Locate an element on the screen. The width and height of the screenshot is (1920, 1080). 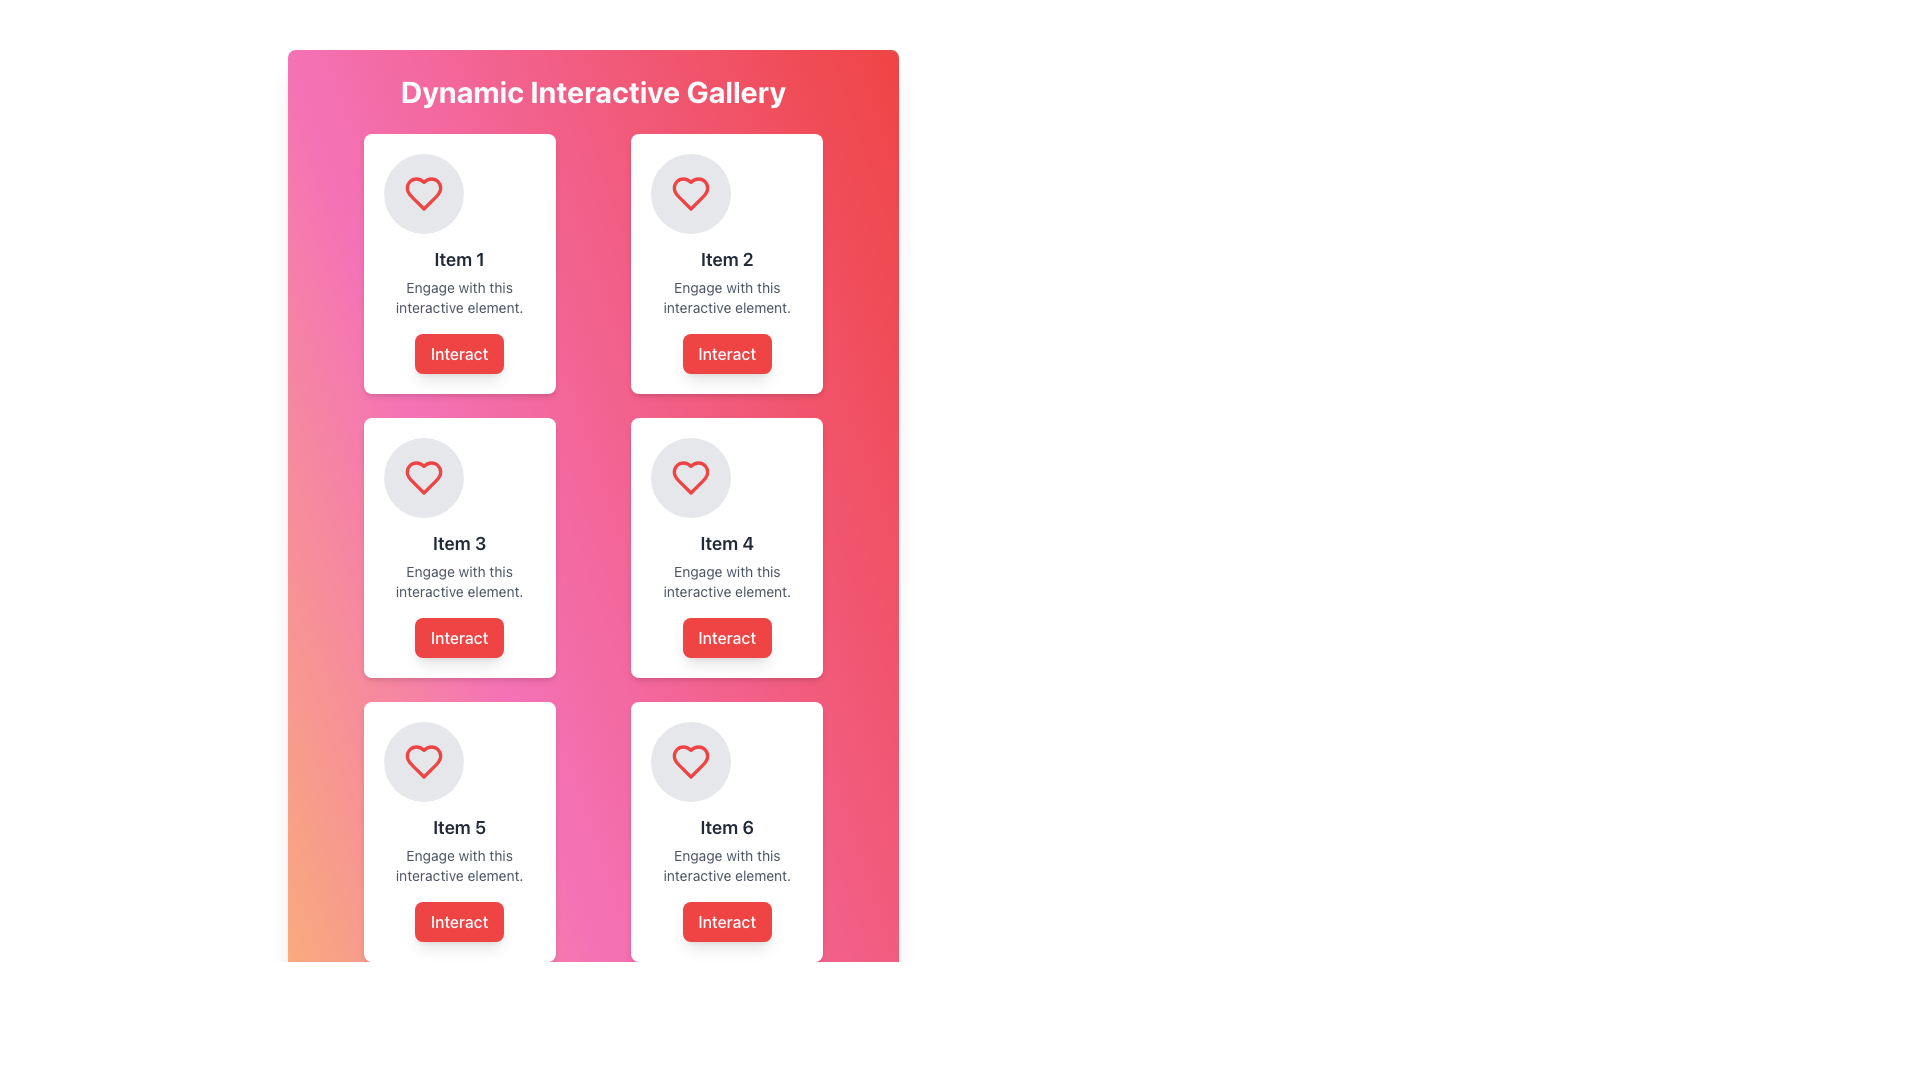
the Text Display element that provides details related to 'Item 3', positioned below the title and above the 'Interact' button is located at coordinates (458, 582).